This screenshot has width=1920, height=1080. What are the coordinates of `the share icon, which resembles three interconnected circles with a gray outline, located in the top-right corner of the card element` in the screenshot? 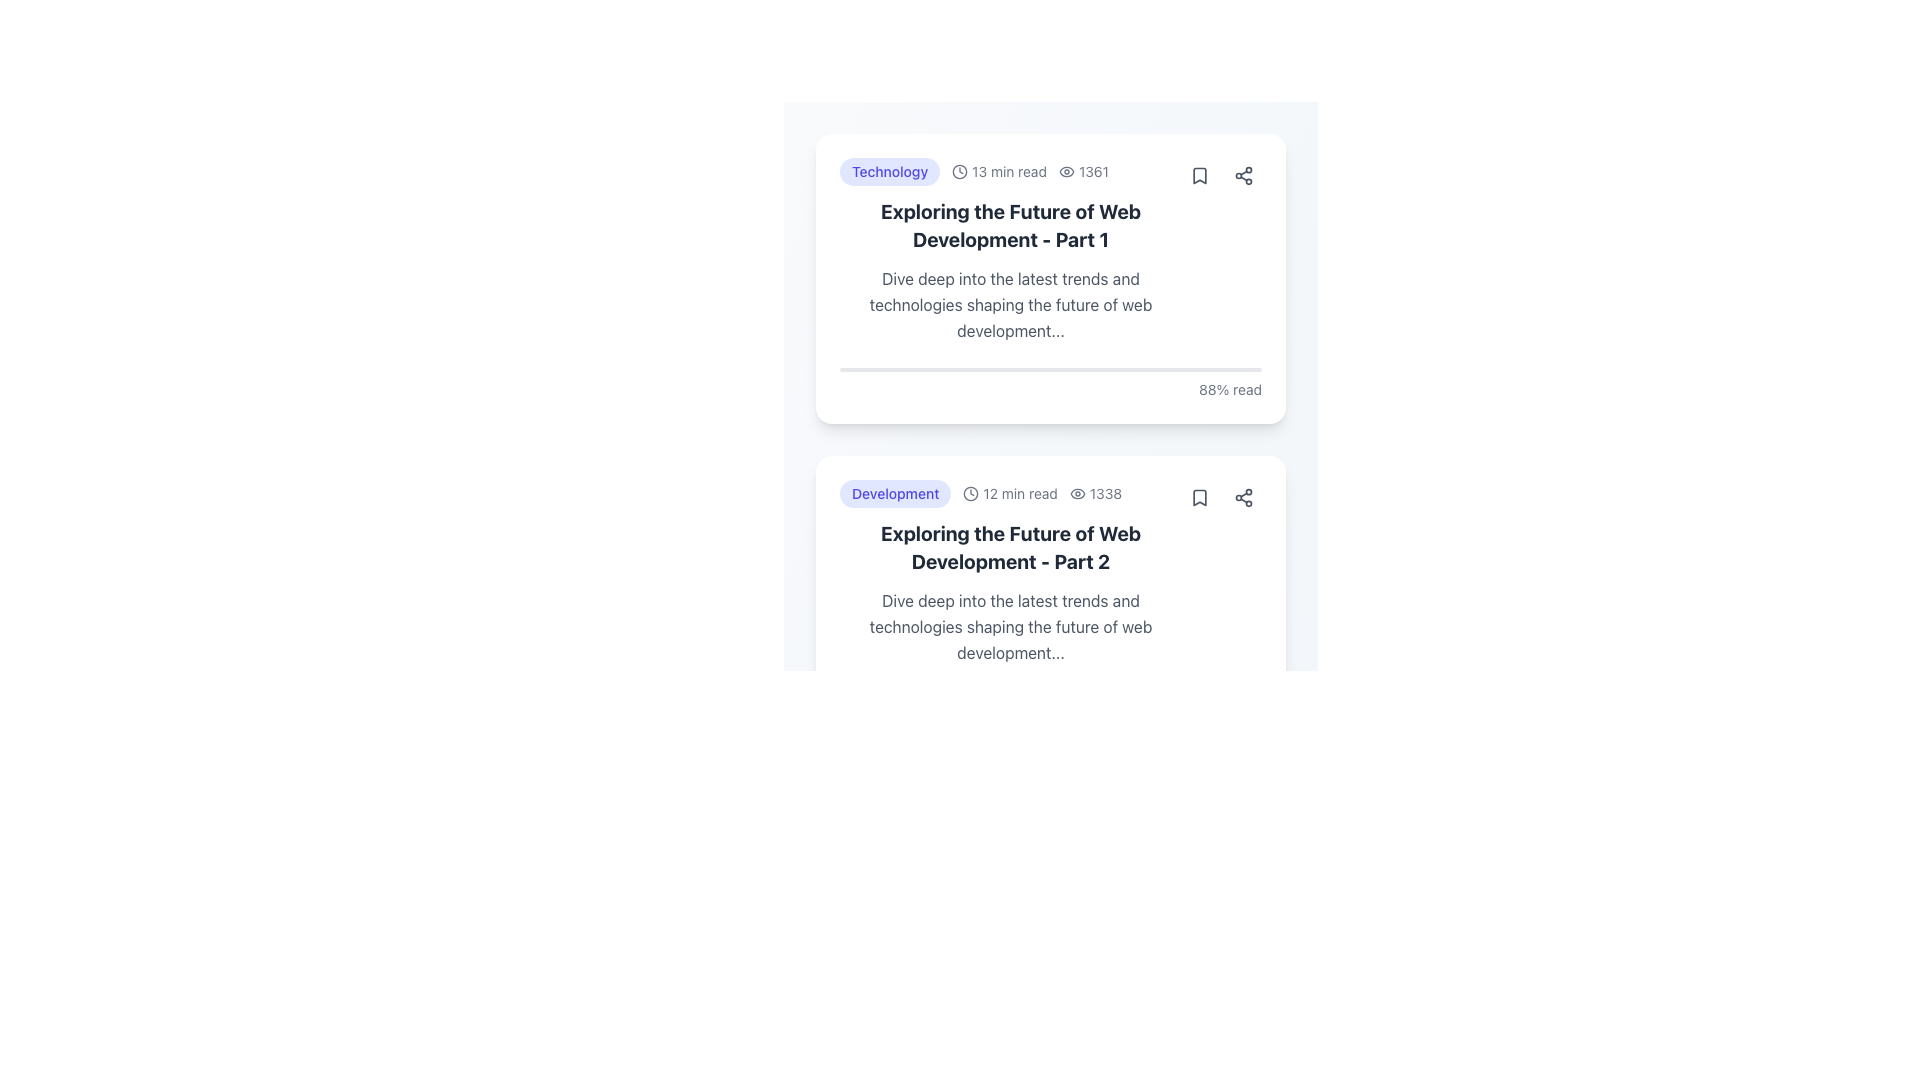 It's located at (1242, 496).